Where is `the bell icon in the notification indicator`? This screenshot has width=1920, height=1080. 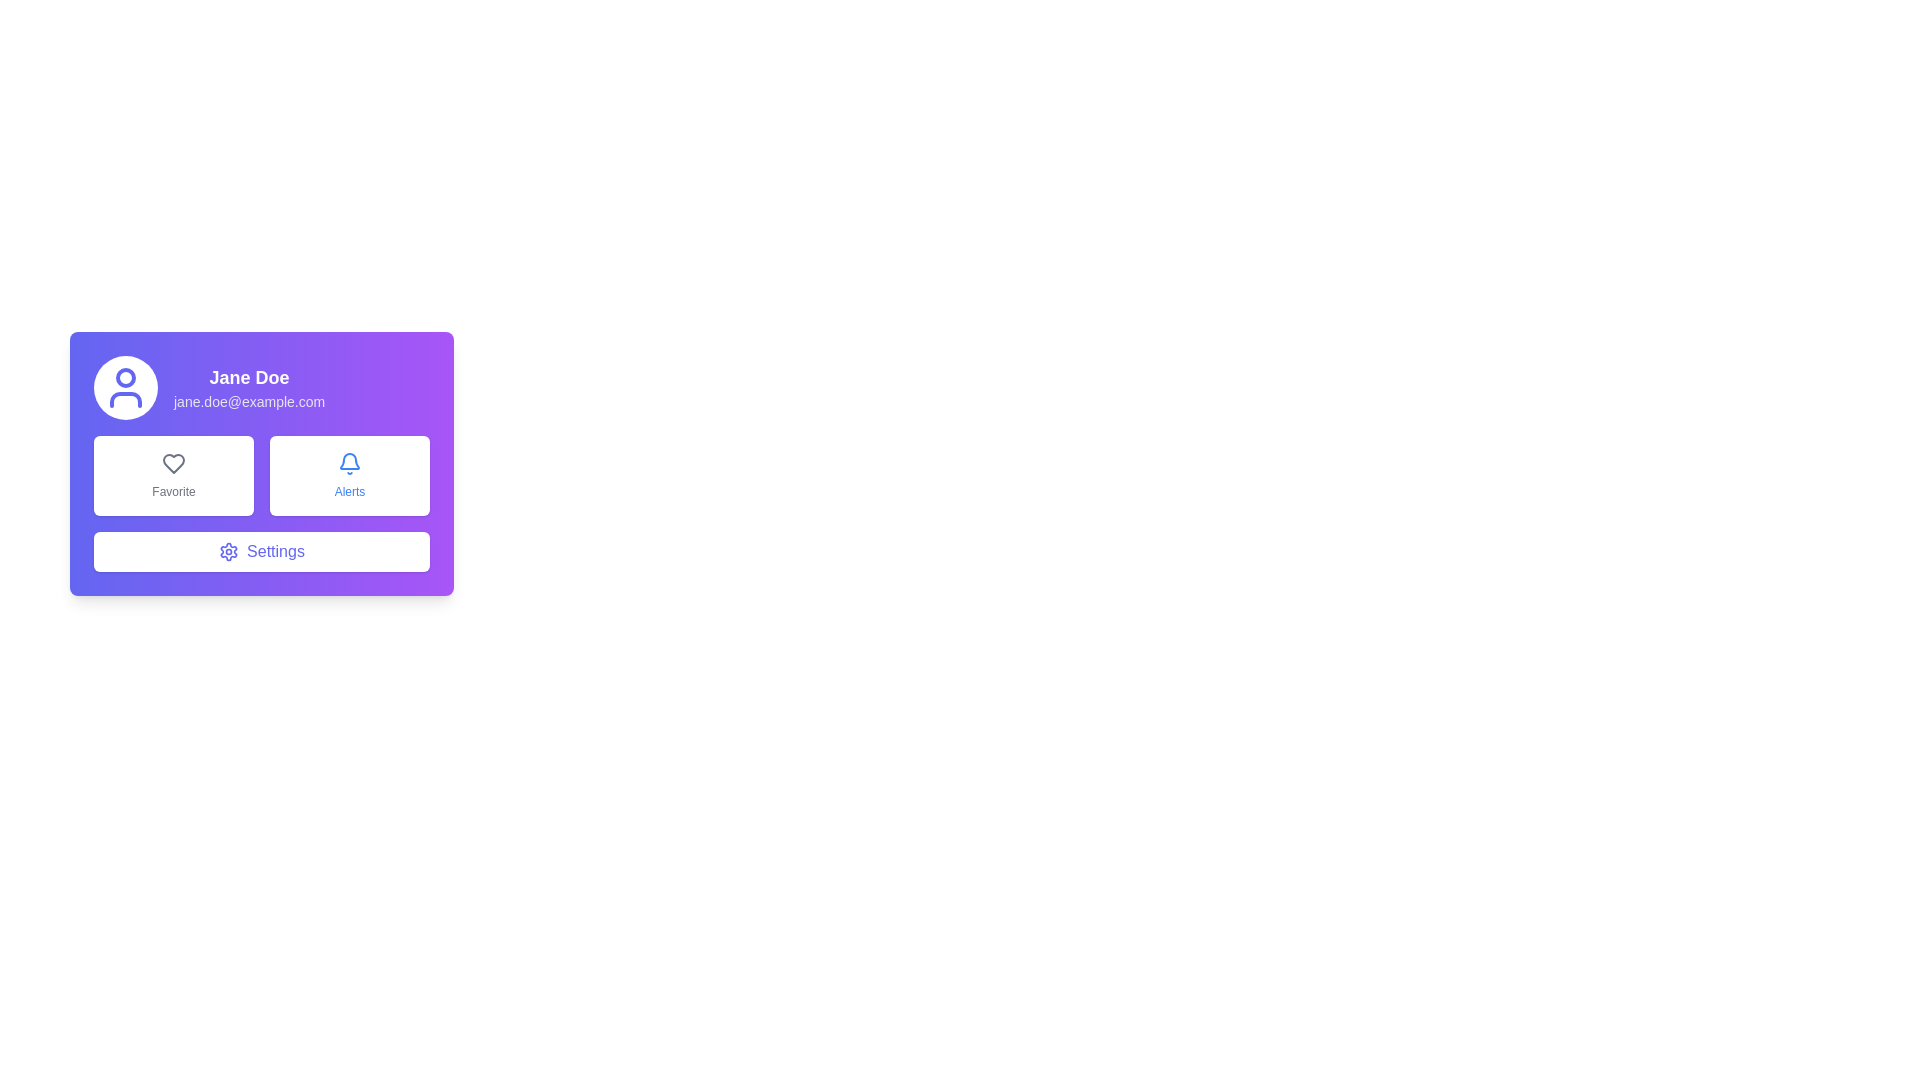 the bell icon in the notification indicator is located at coordinates (350, 461).